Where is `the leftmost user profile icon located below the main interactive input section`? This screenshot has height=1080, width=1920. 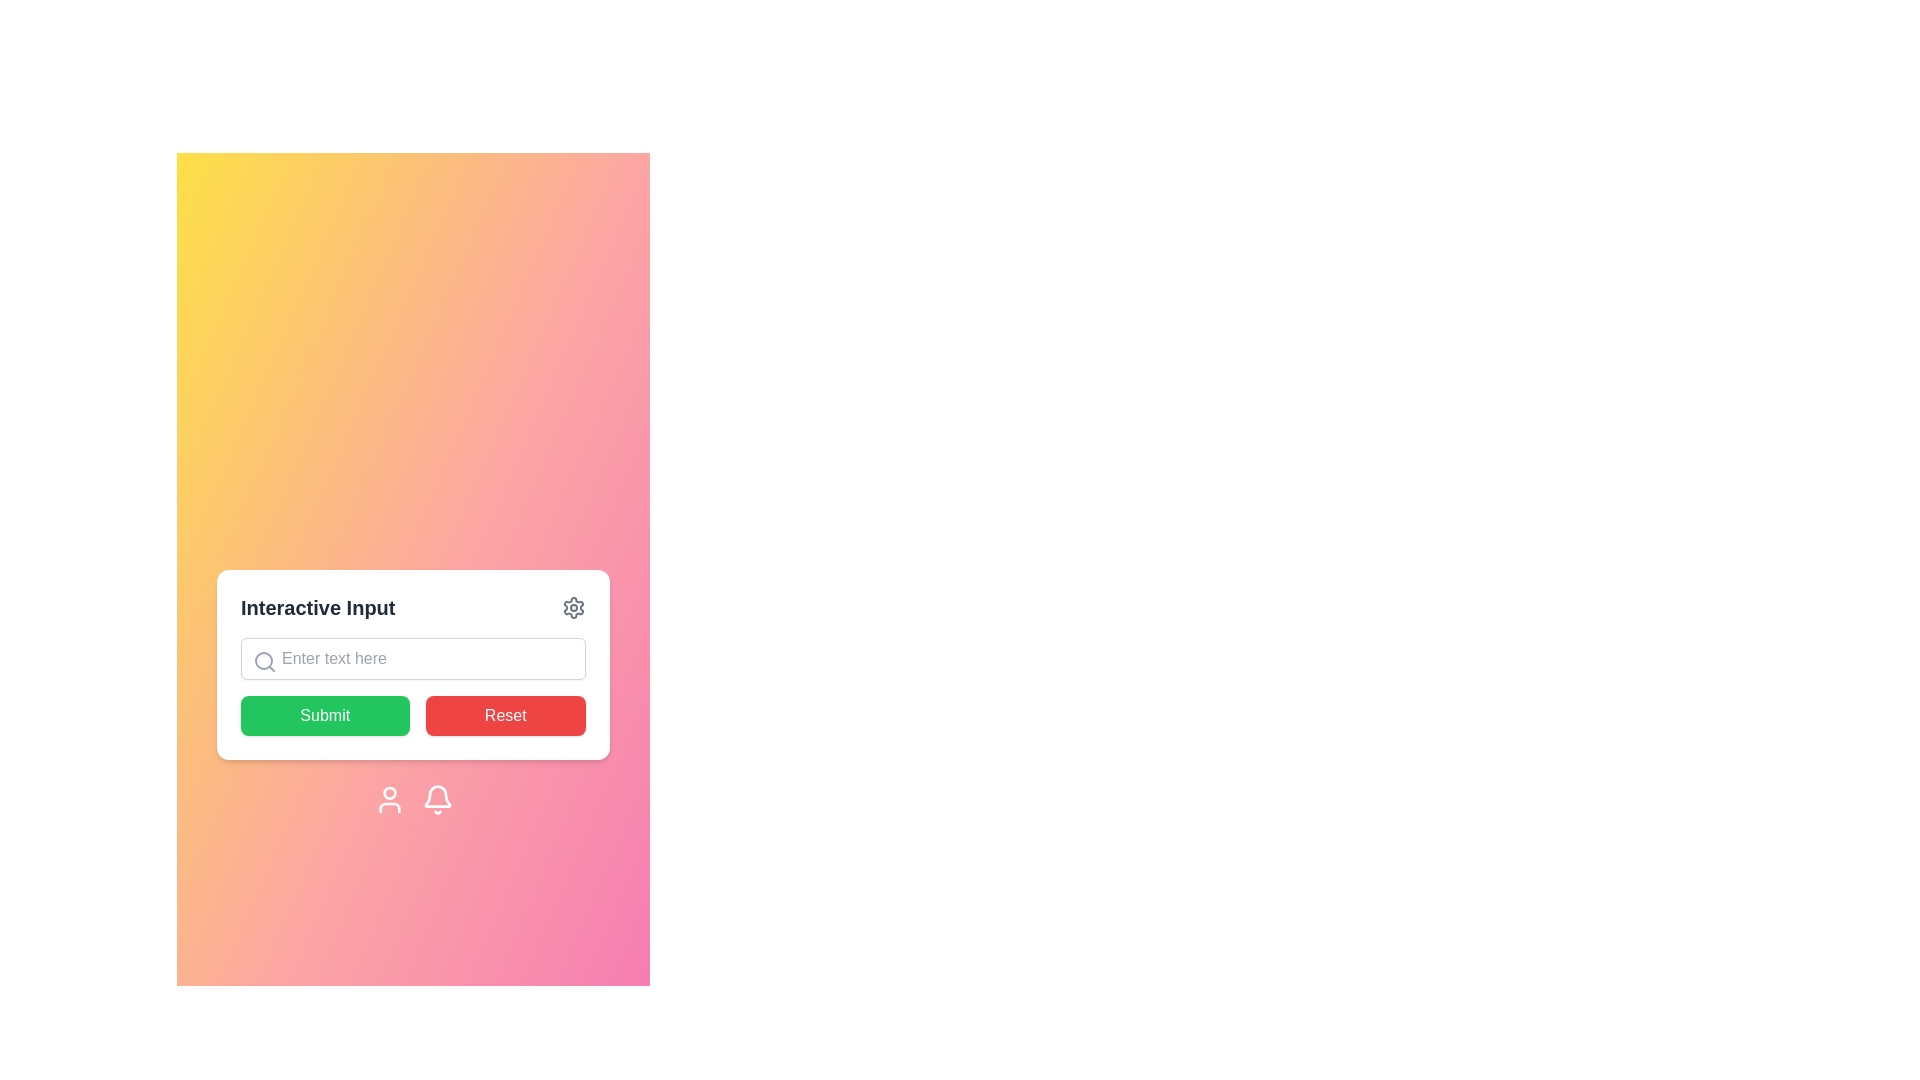 the leftmost user profile icon located below the main interactive input section is located at coordinates (389, 798).